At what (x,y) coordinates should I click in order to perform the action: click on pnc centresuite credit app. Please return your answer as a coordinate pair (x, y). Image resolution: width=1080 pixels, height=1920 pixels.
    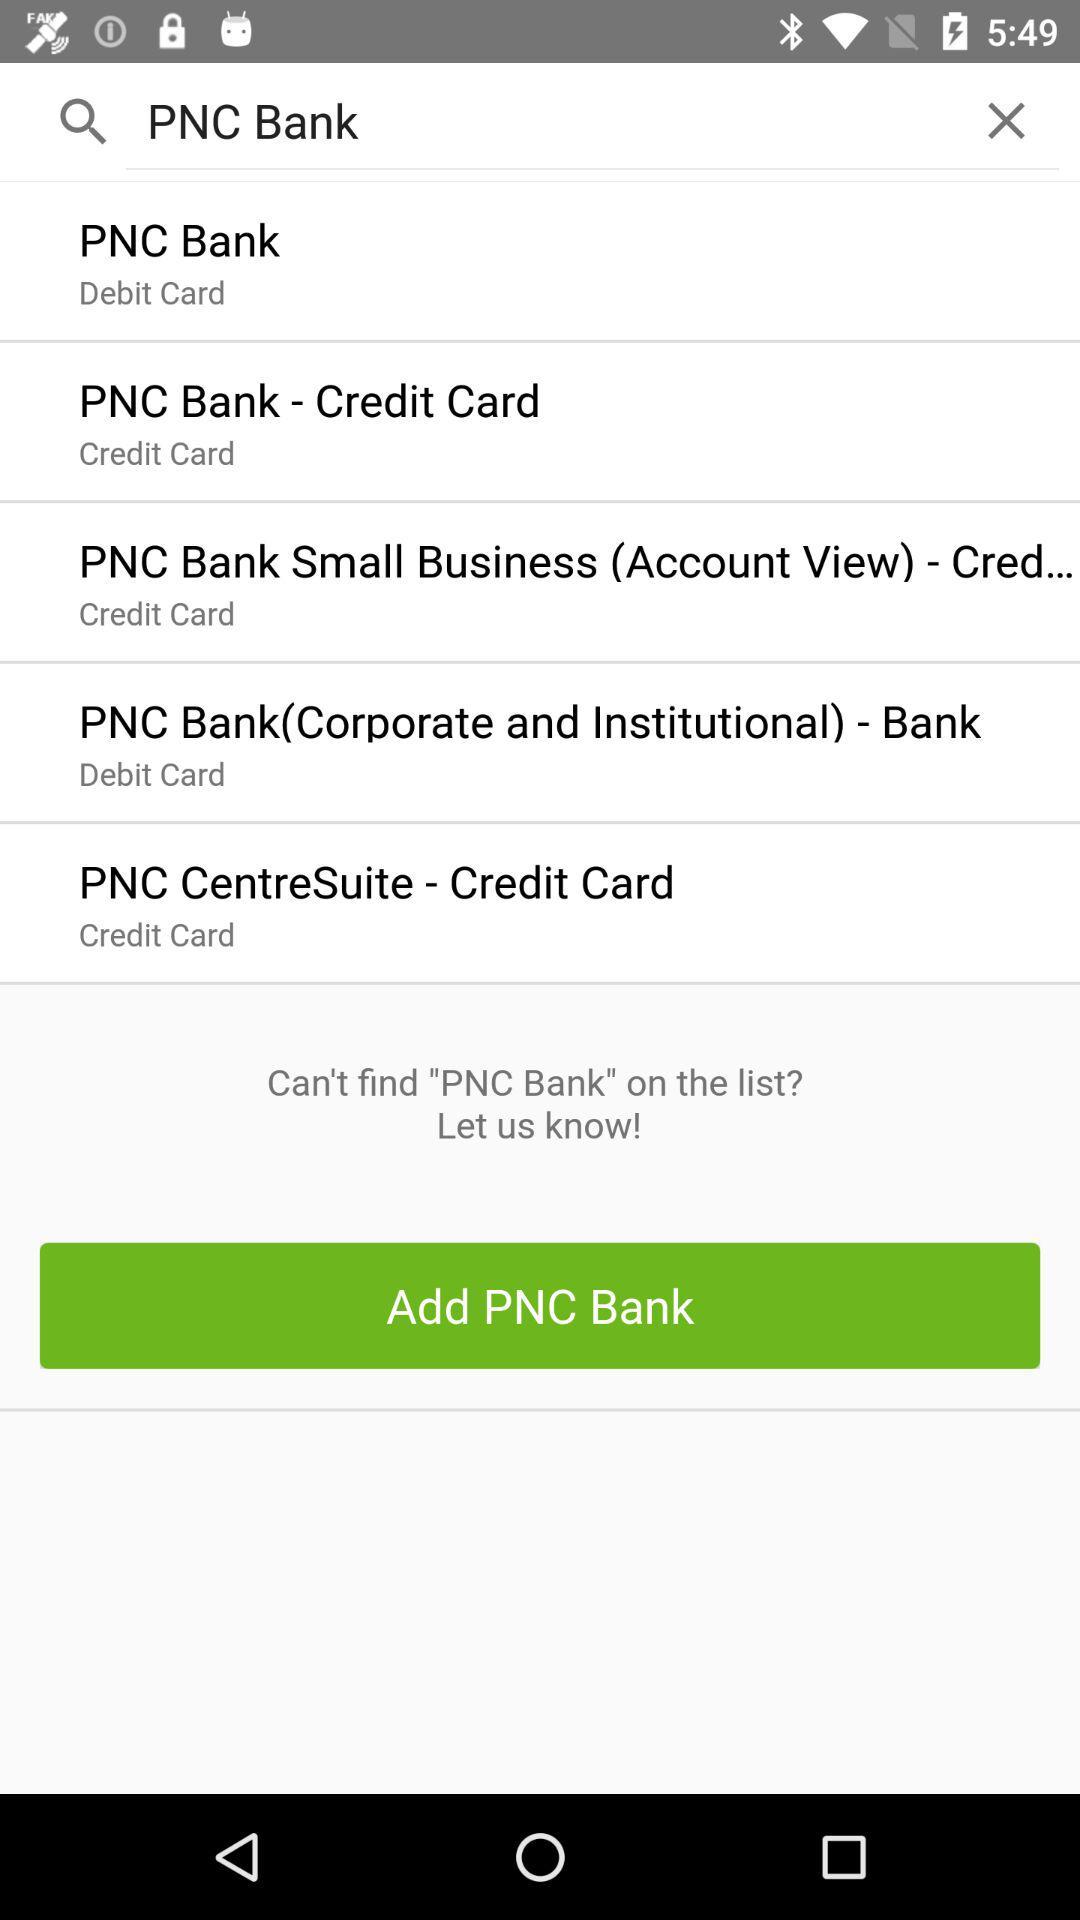
    Looking at the image, I should click on (376, 876).